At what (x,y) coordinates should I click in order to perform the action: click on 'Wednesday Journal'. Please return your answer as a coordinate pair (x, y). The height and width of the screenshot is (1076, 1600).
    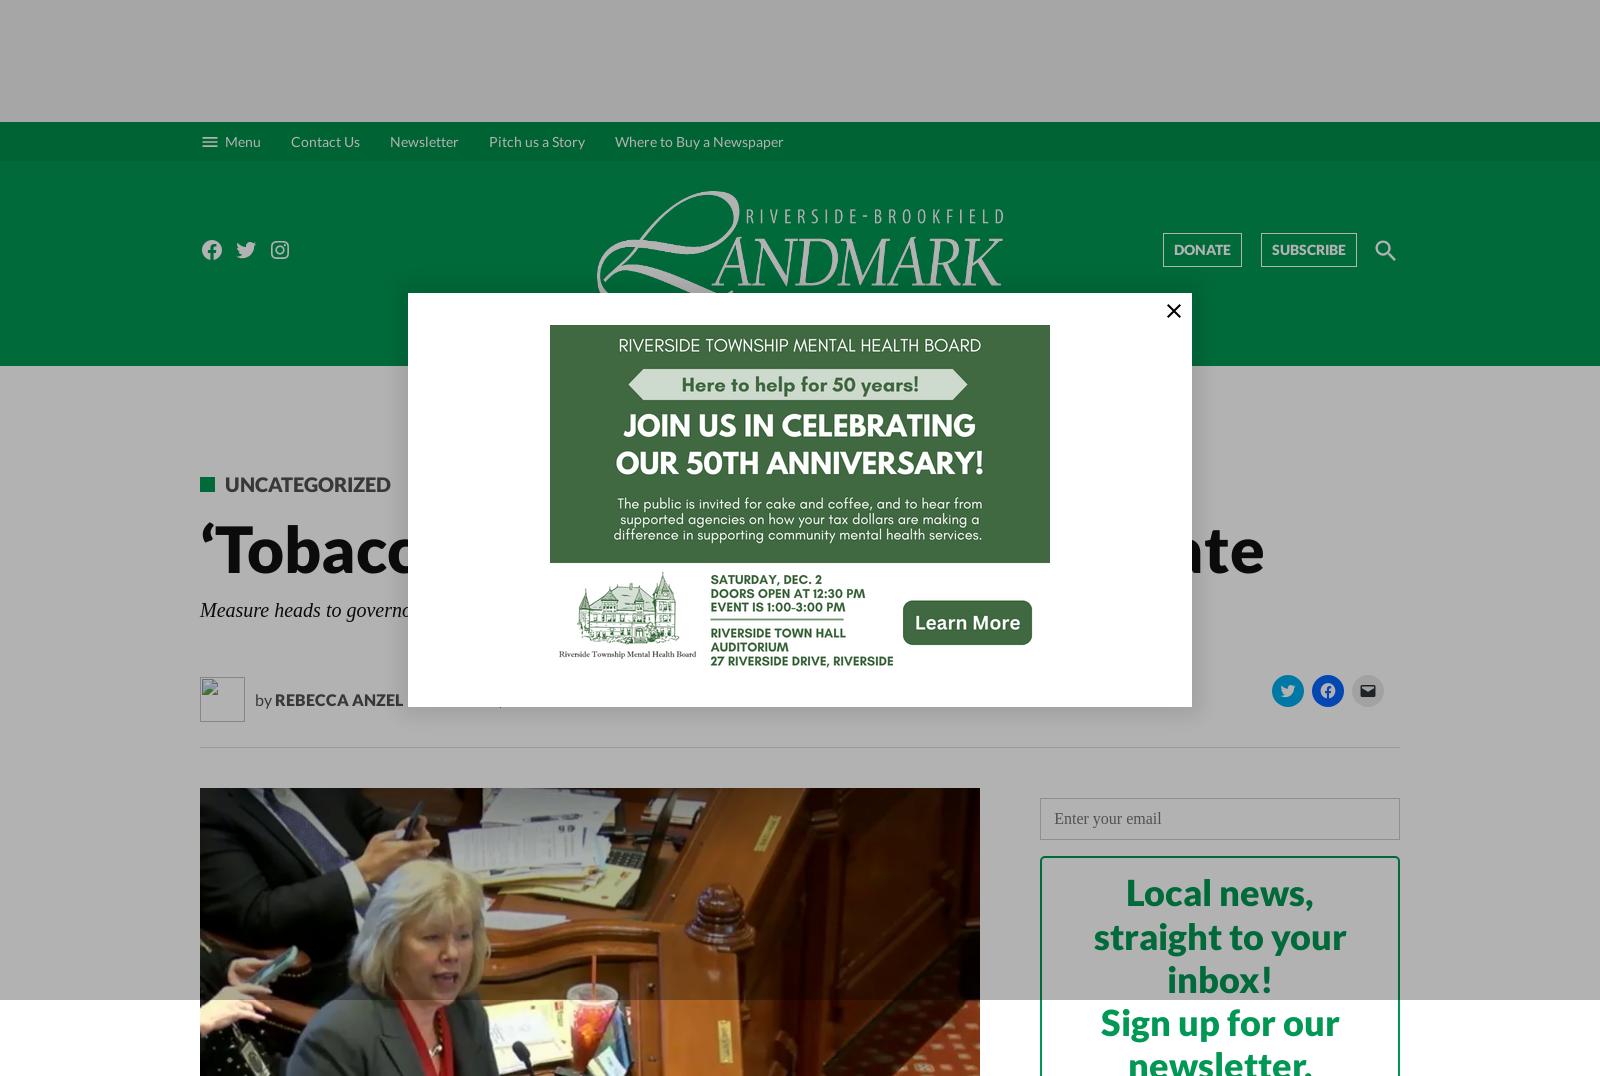
    Looking at the image, I should click on (1107, 380).